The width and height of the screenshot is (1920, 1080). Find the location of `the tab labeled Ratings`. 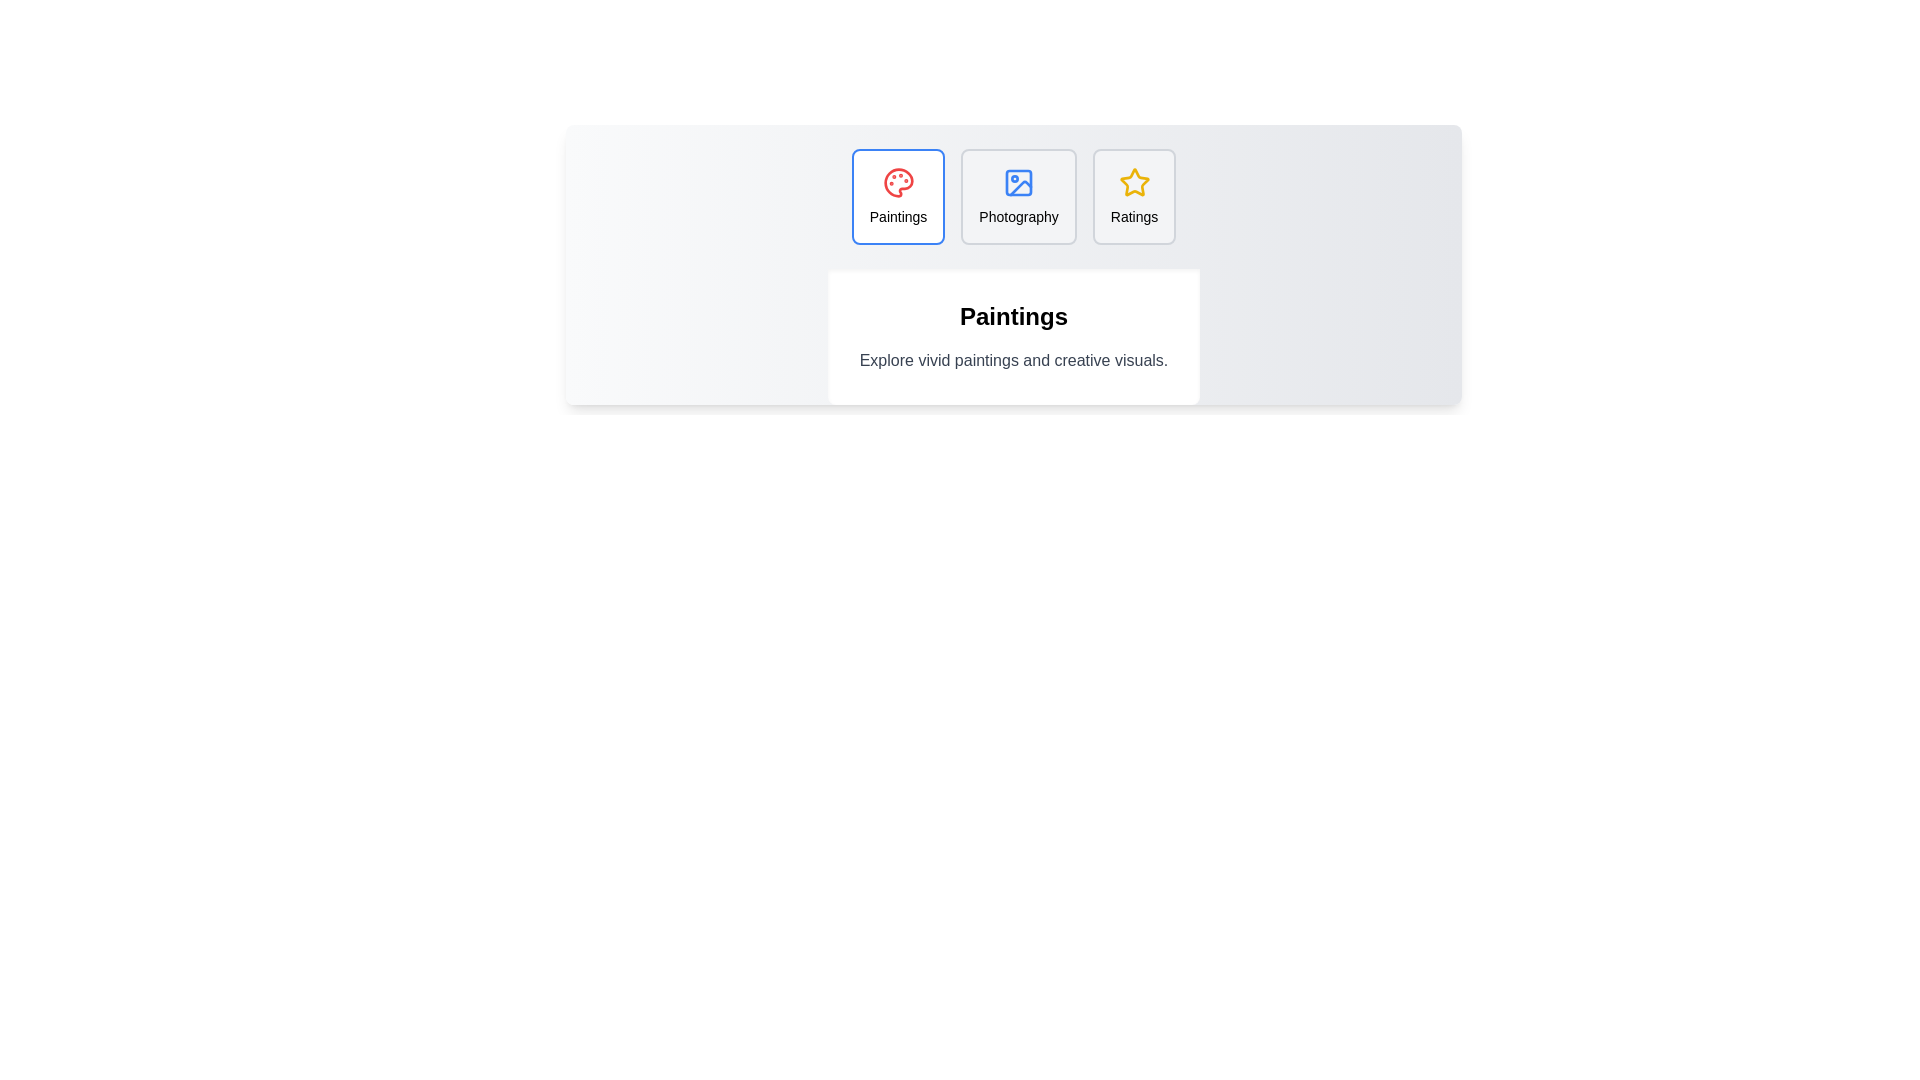

the tab labeled Ratings is located at coordinates (1133, 196).